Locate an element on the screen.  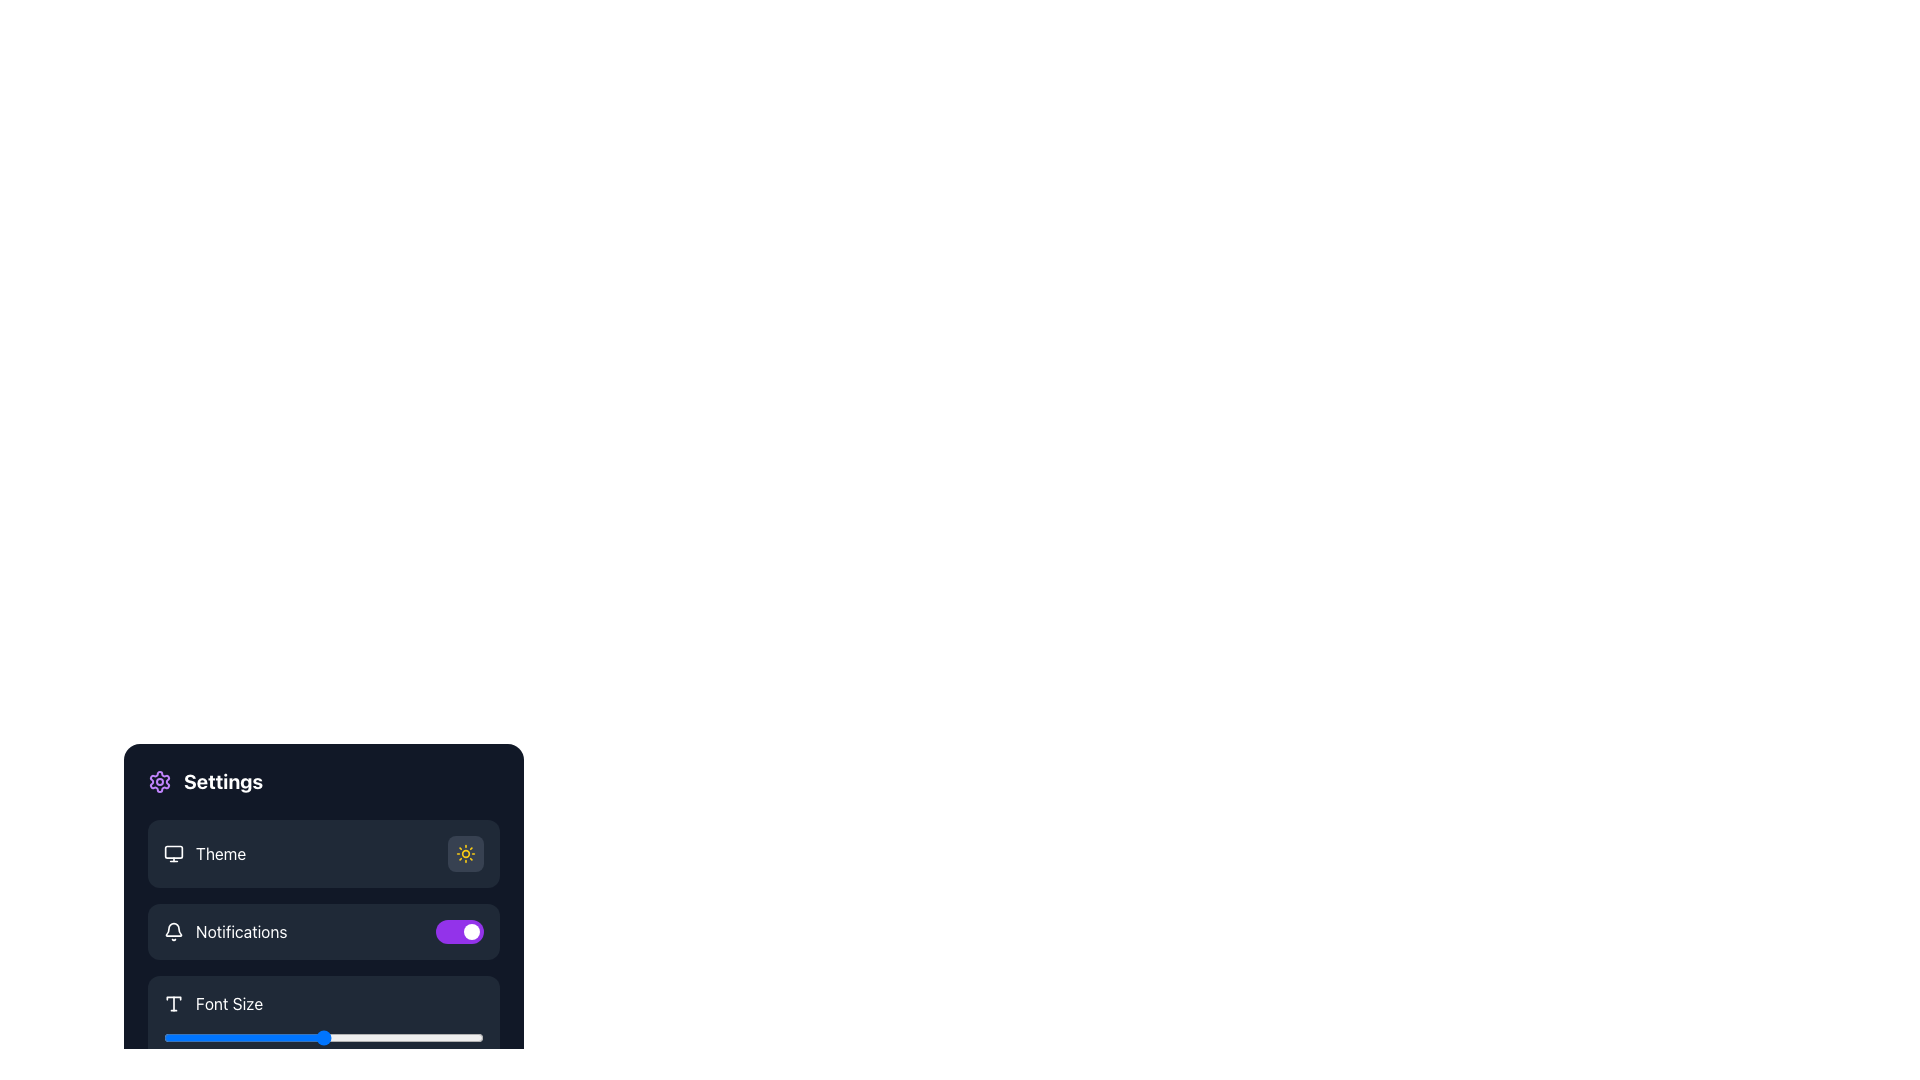
the font size is located at coordinates (457, 1036).